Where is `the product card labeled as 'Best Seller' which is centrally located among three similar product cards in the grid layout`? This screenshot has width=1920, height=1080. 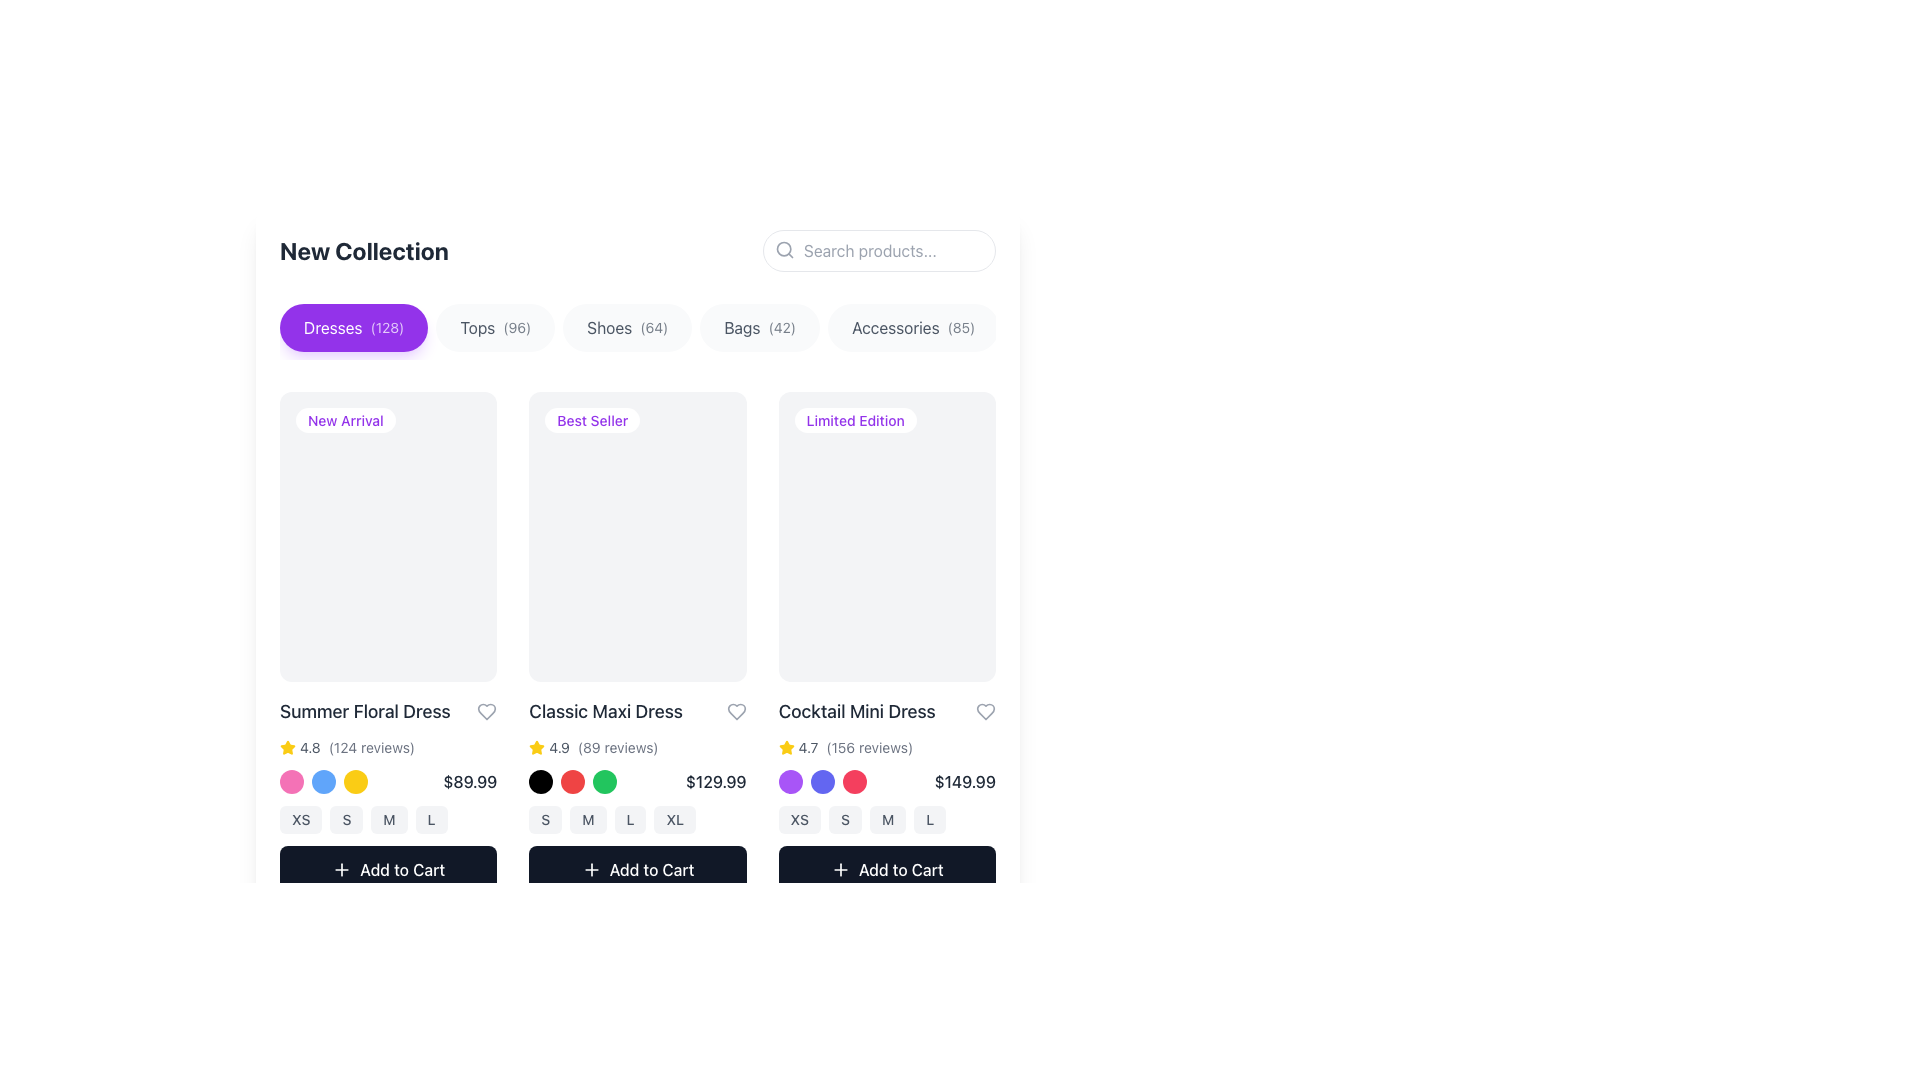
the product card labeled as 'Best Seller' which is centrally located among three similar product cards in the grid layout is located at coordinates (637, 535).